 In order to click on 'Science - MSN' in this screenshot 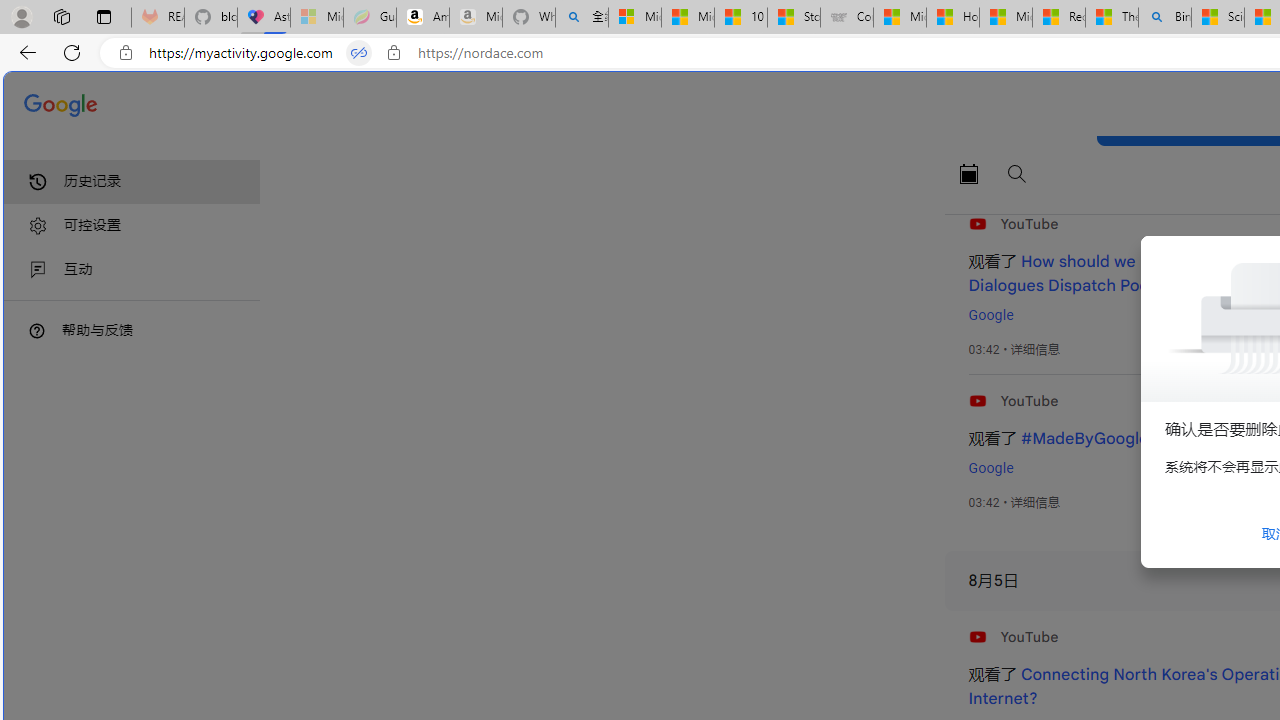, I will do `click(1216, 17)`.